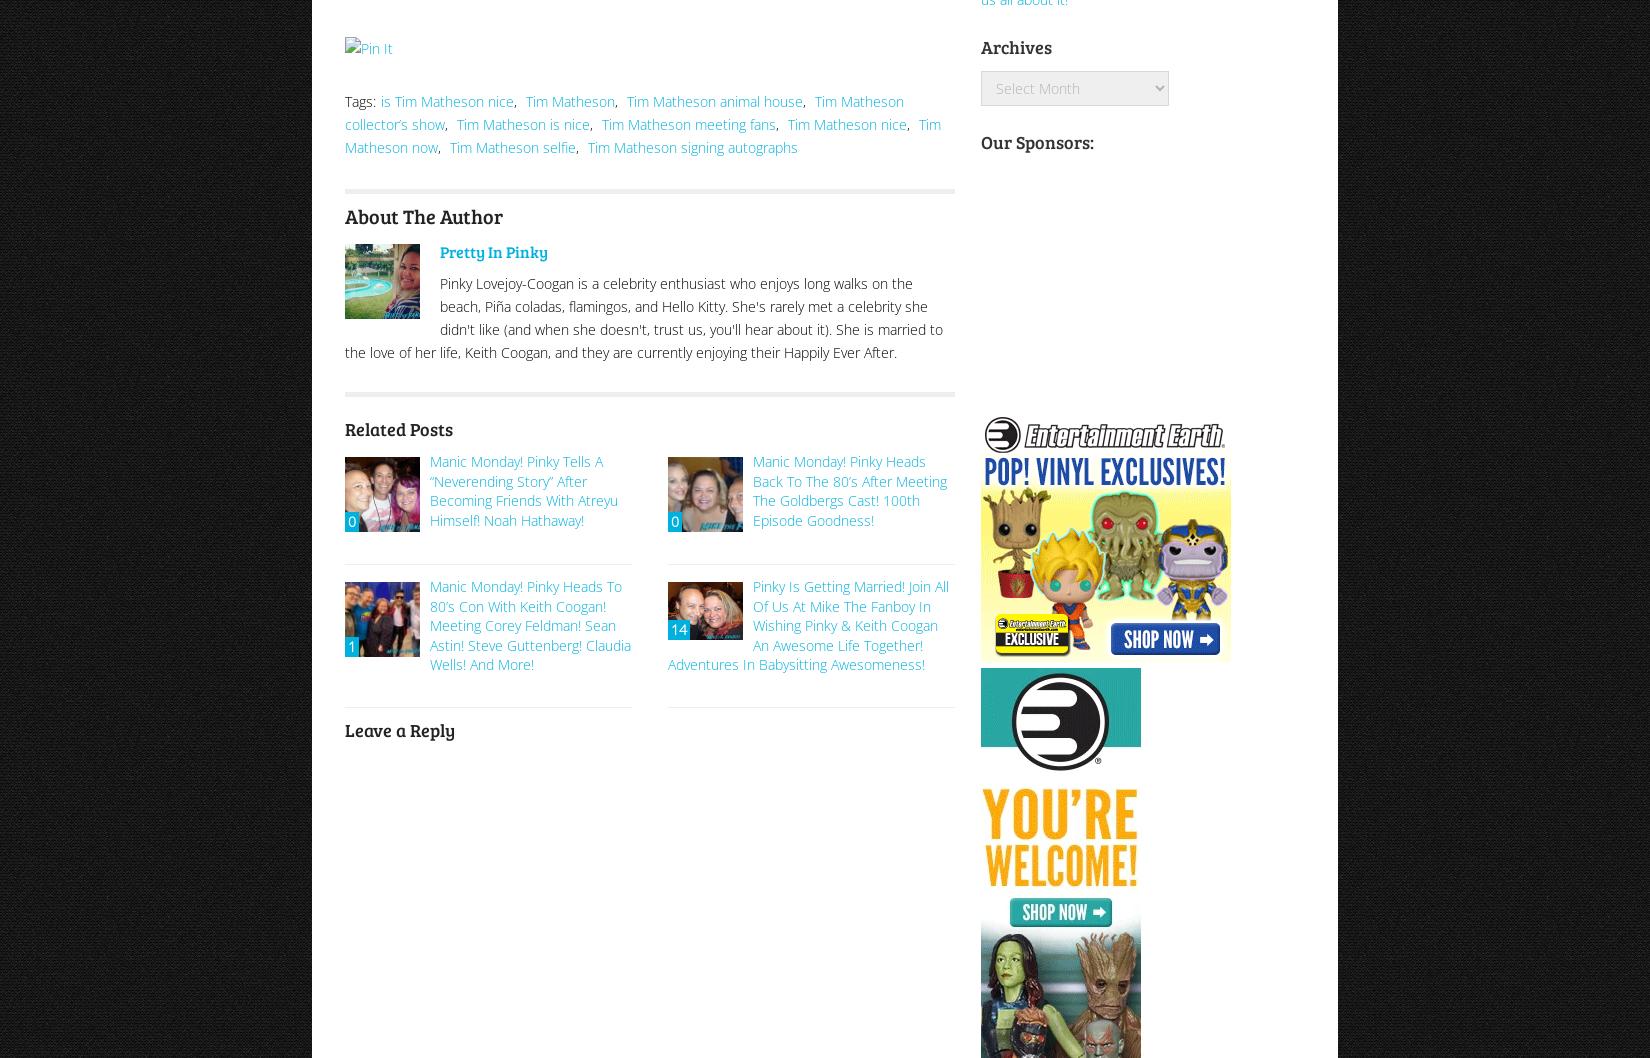 This screenshot has width=1650, height=1058. Describe the element at coordinates (523, 488) in the screenshot. I see `'Manic Monday! Pinky Tells A “Neverending Story” After Becoming Friends With Atreyu Himself! Noah Hathaway!'` at that location.